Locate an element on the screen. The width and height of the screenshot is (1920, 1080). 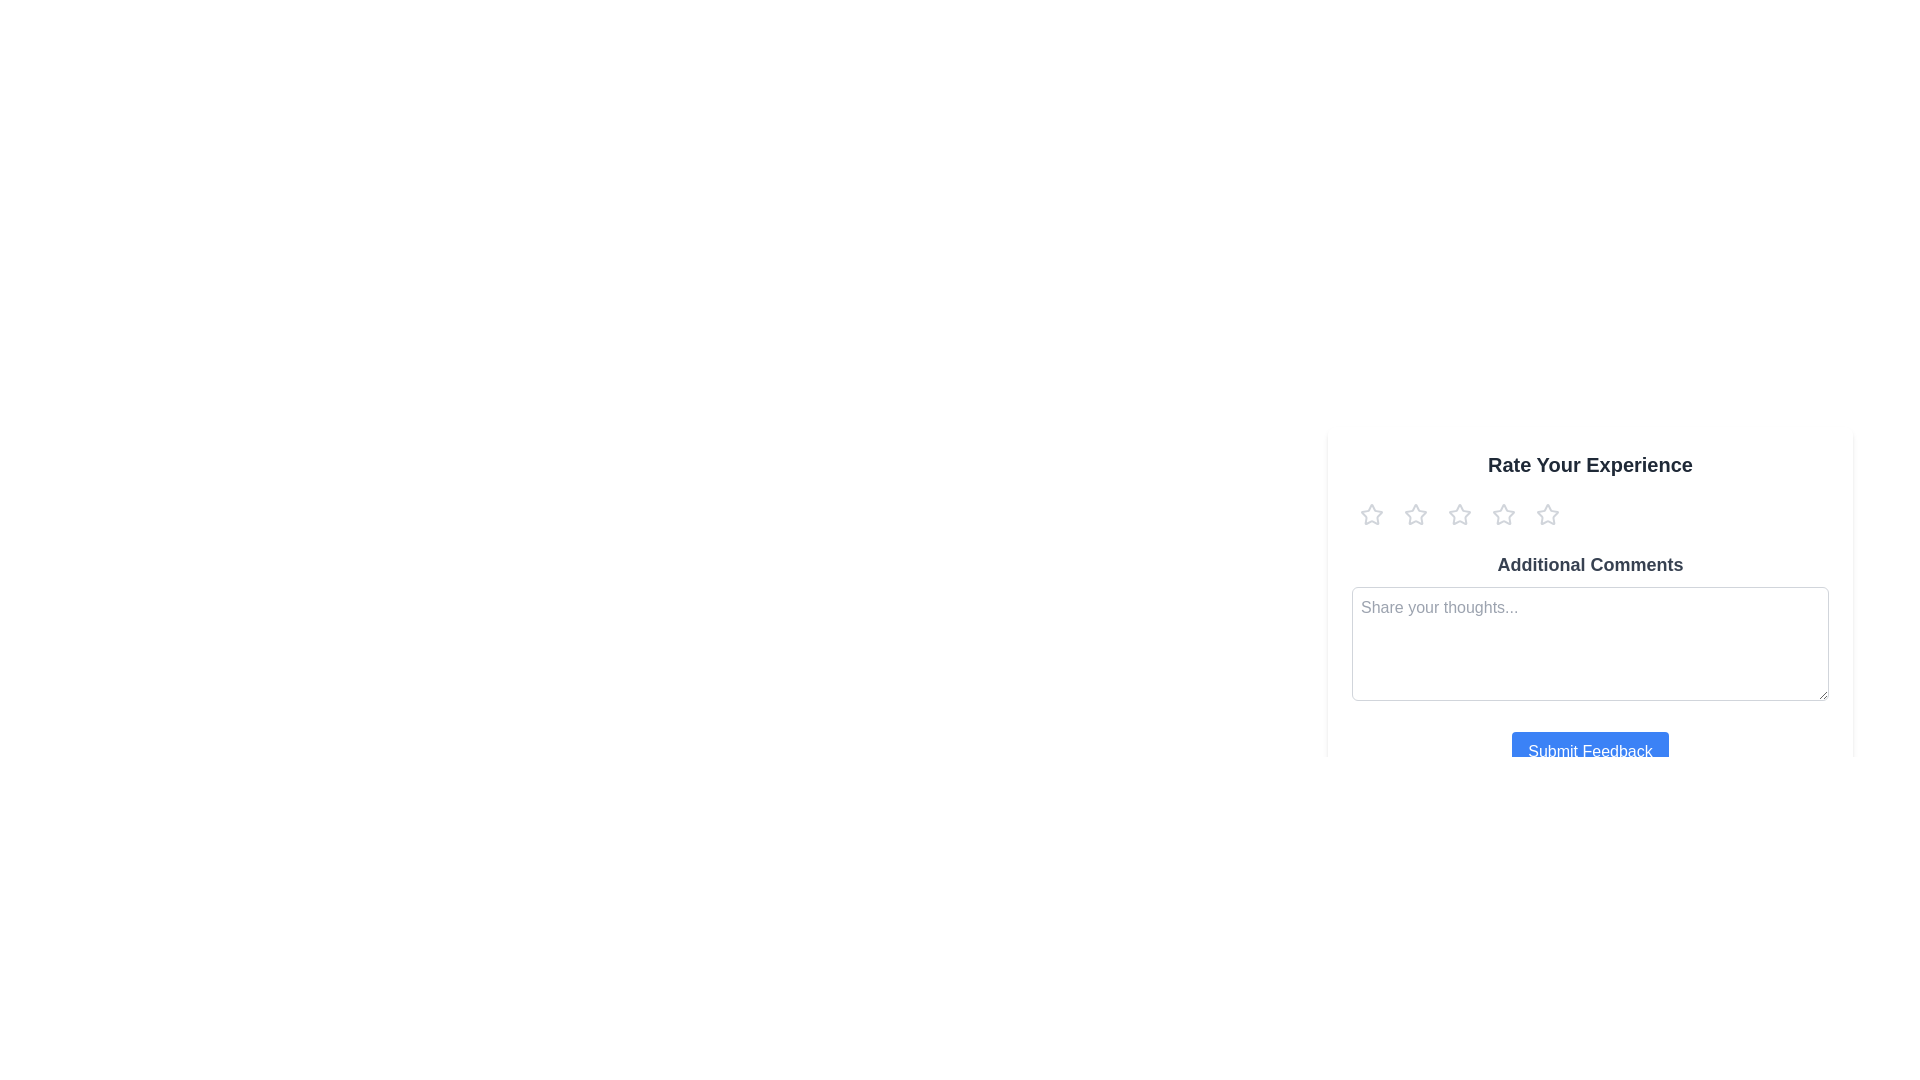
the third star-shaped graphic element from the left under the title 'Rate Your Experience' is located at coordinates (1503, 514).